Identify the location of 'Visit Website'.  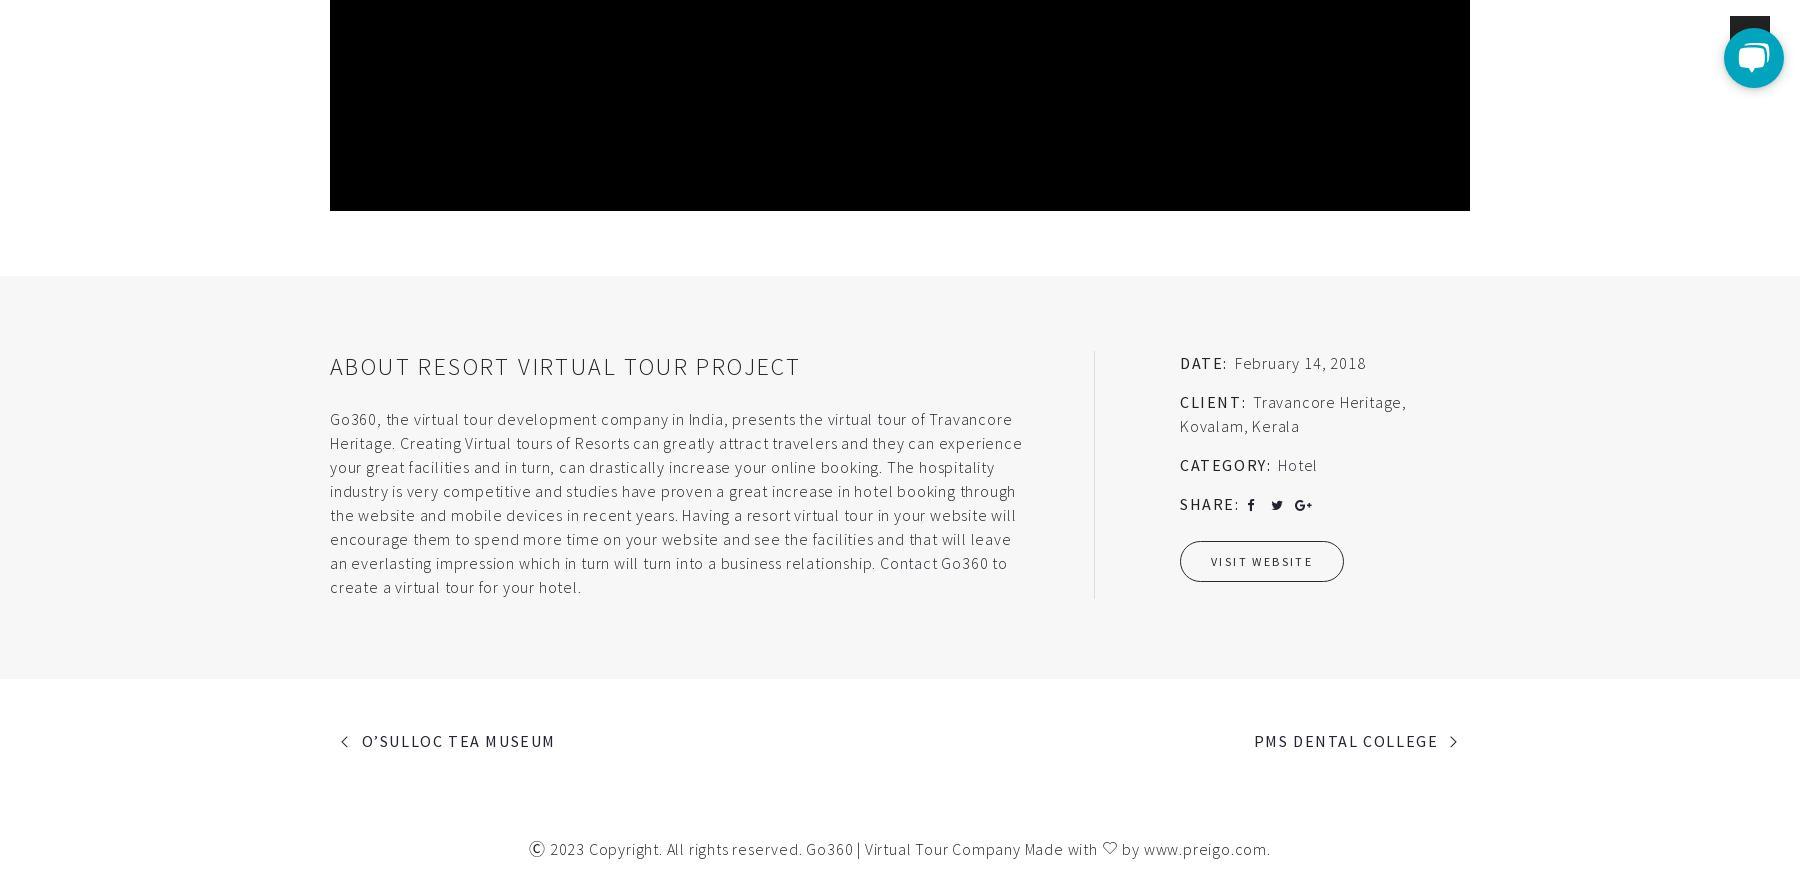
(1261, 560).